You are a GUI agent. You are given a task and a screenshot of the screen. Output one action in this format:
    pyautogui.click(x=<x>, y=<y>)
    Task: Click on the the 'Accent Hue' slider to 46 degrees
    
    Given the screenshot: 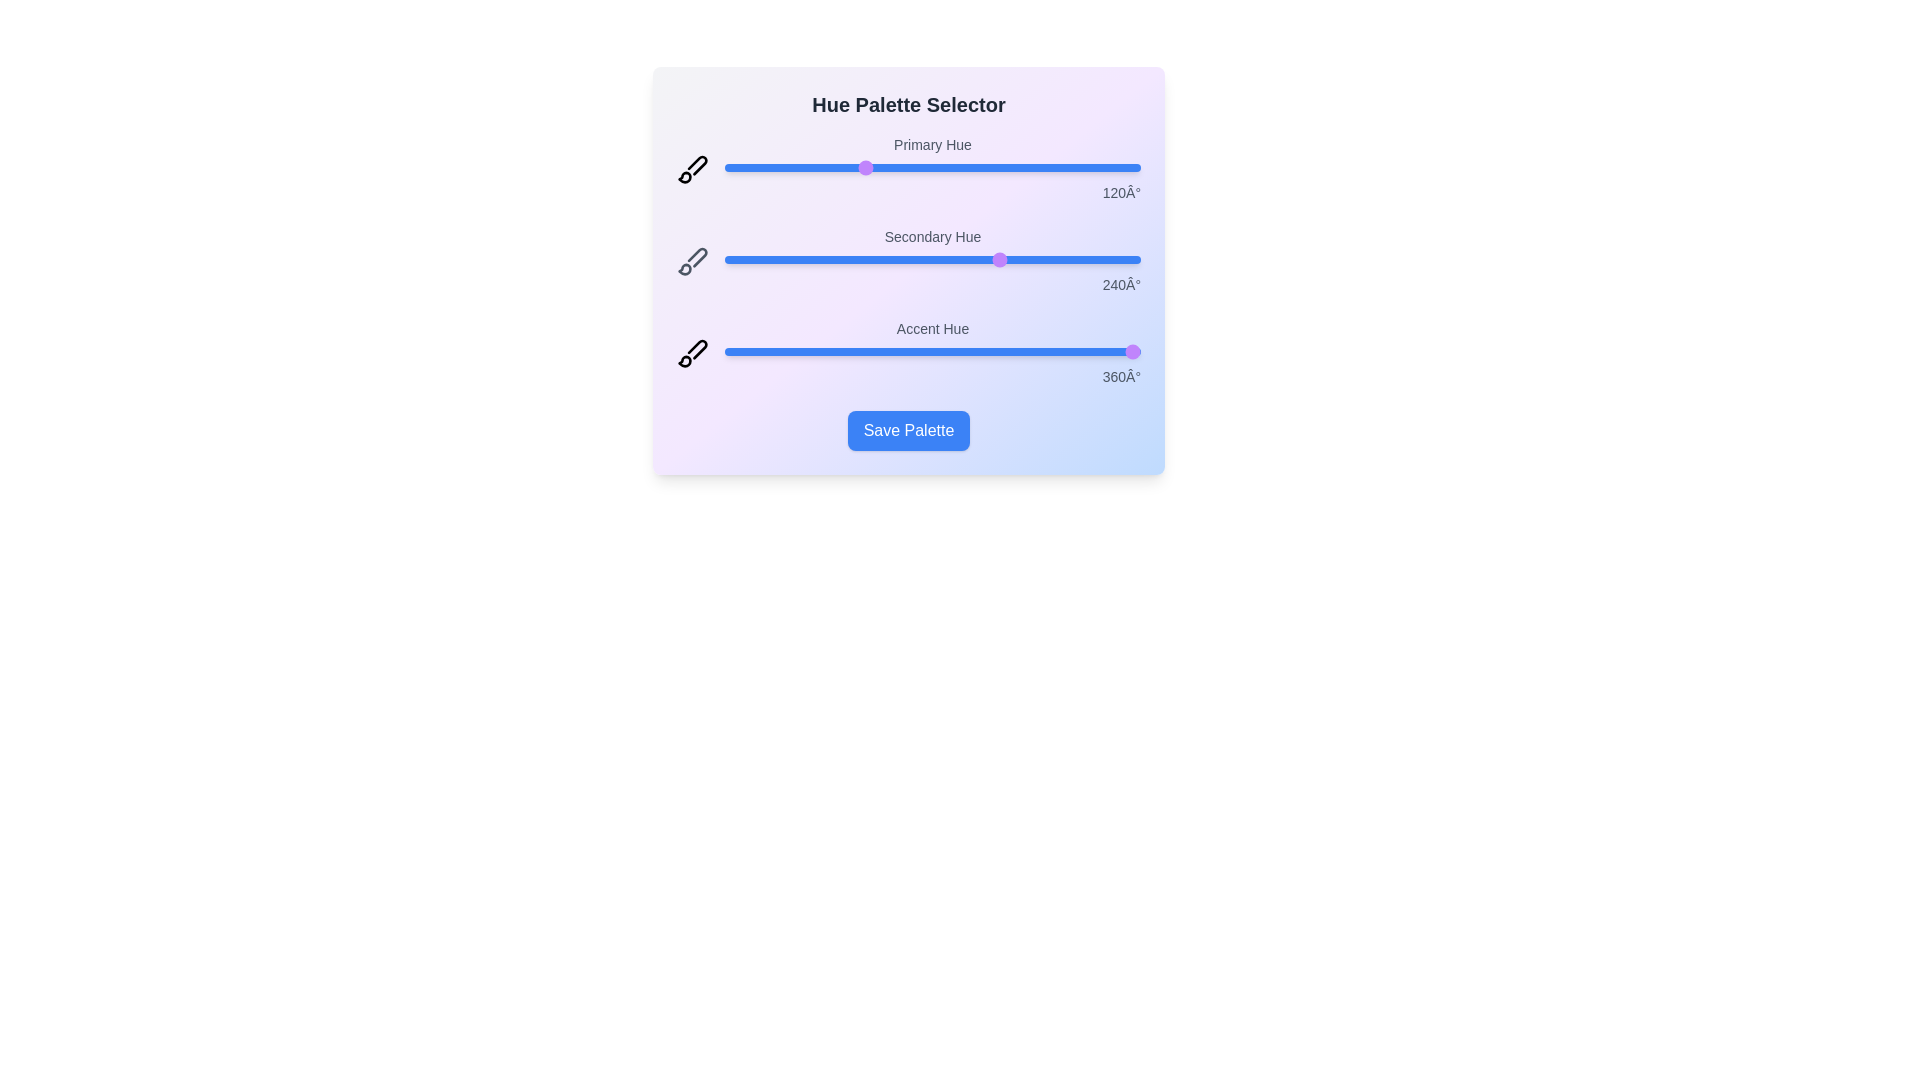 What is the action you would take?
    pyautogui.click(x=777, y=350)
    